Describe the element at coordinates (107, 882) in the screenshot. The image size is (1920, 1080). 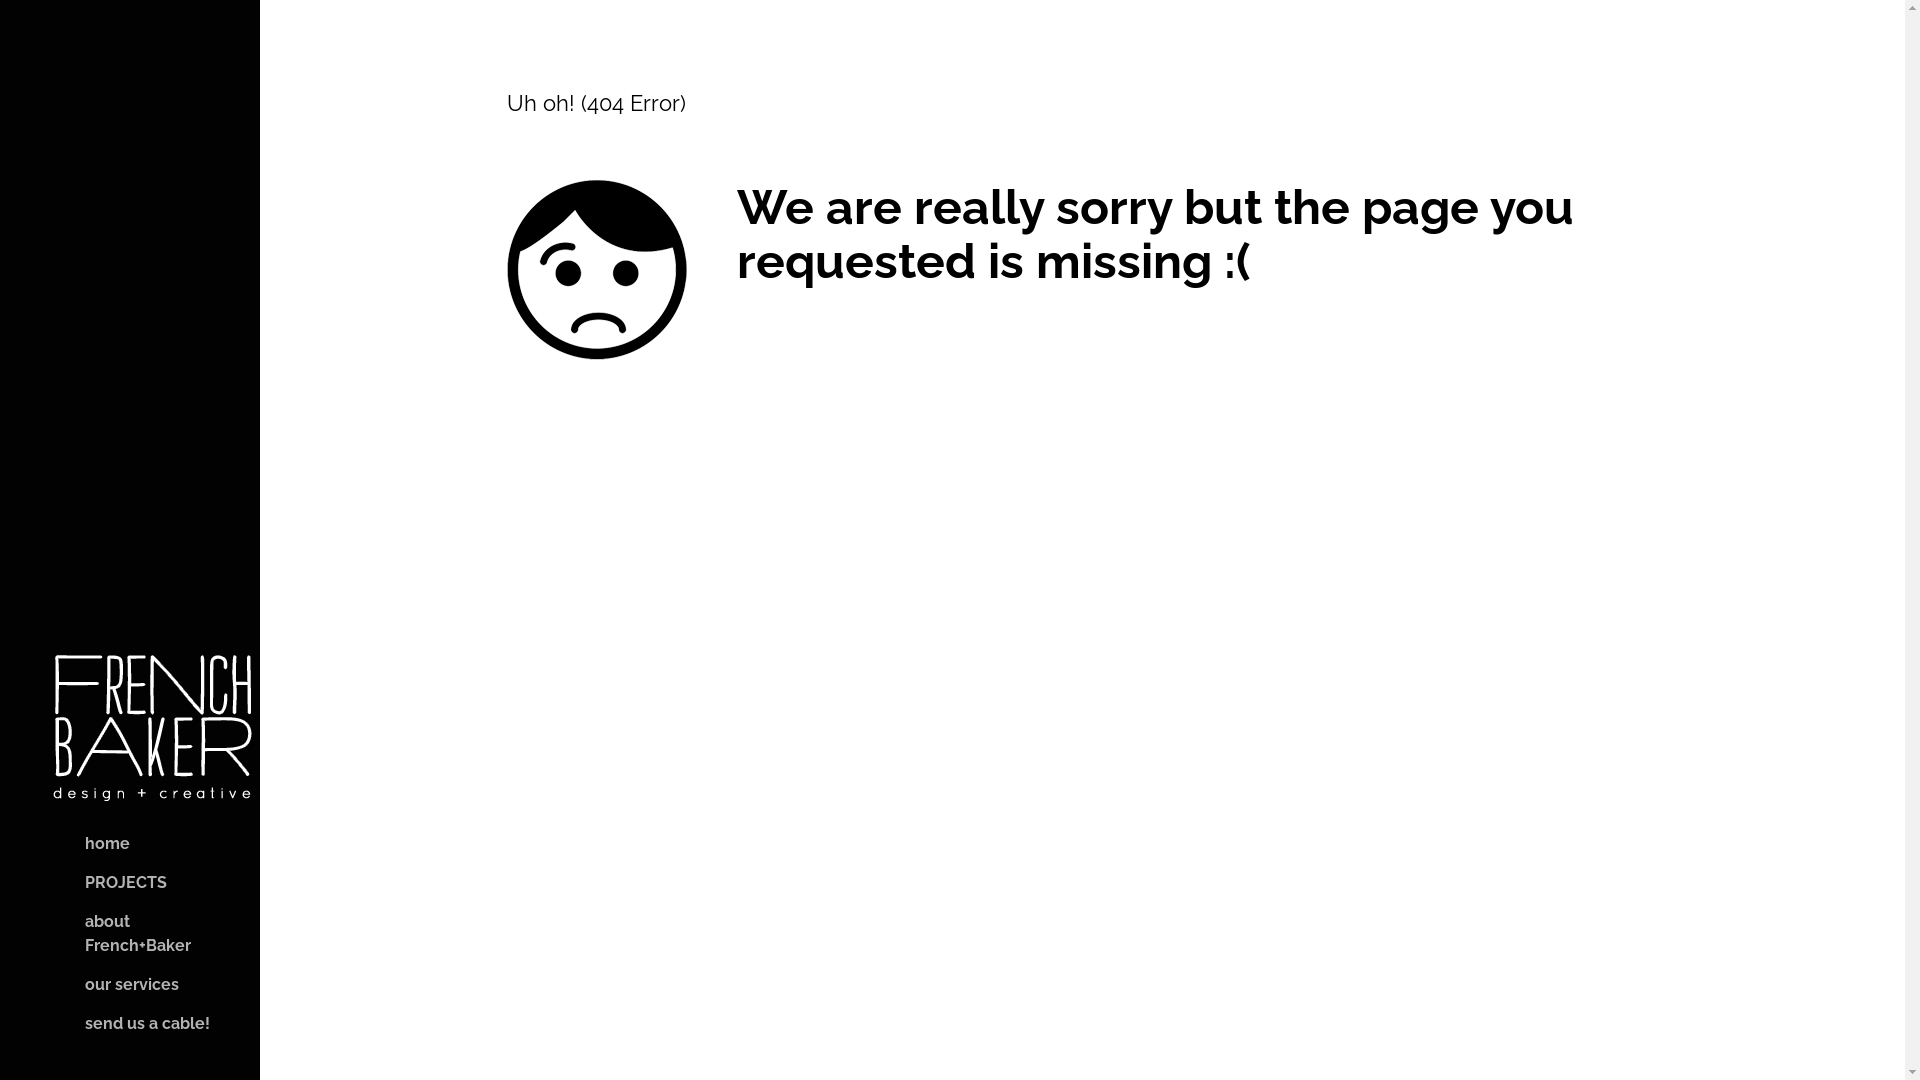
I see `'PROJECTS'` at that location.